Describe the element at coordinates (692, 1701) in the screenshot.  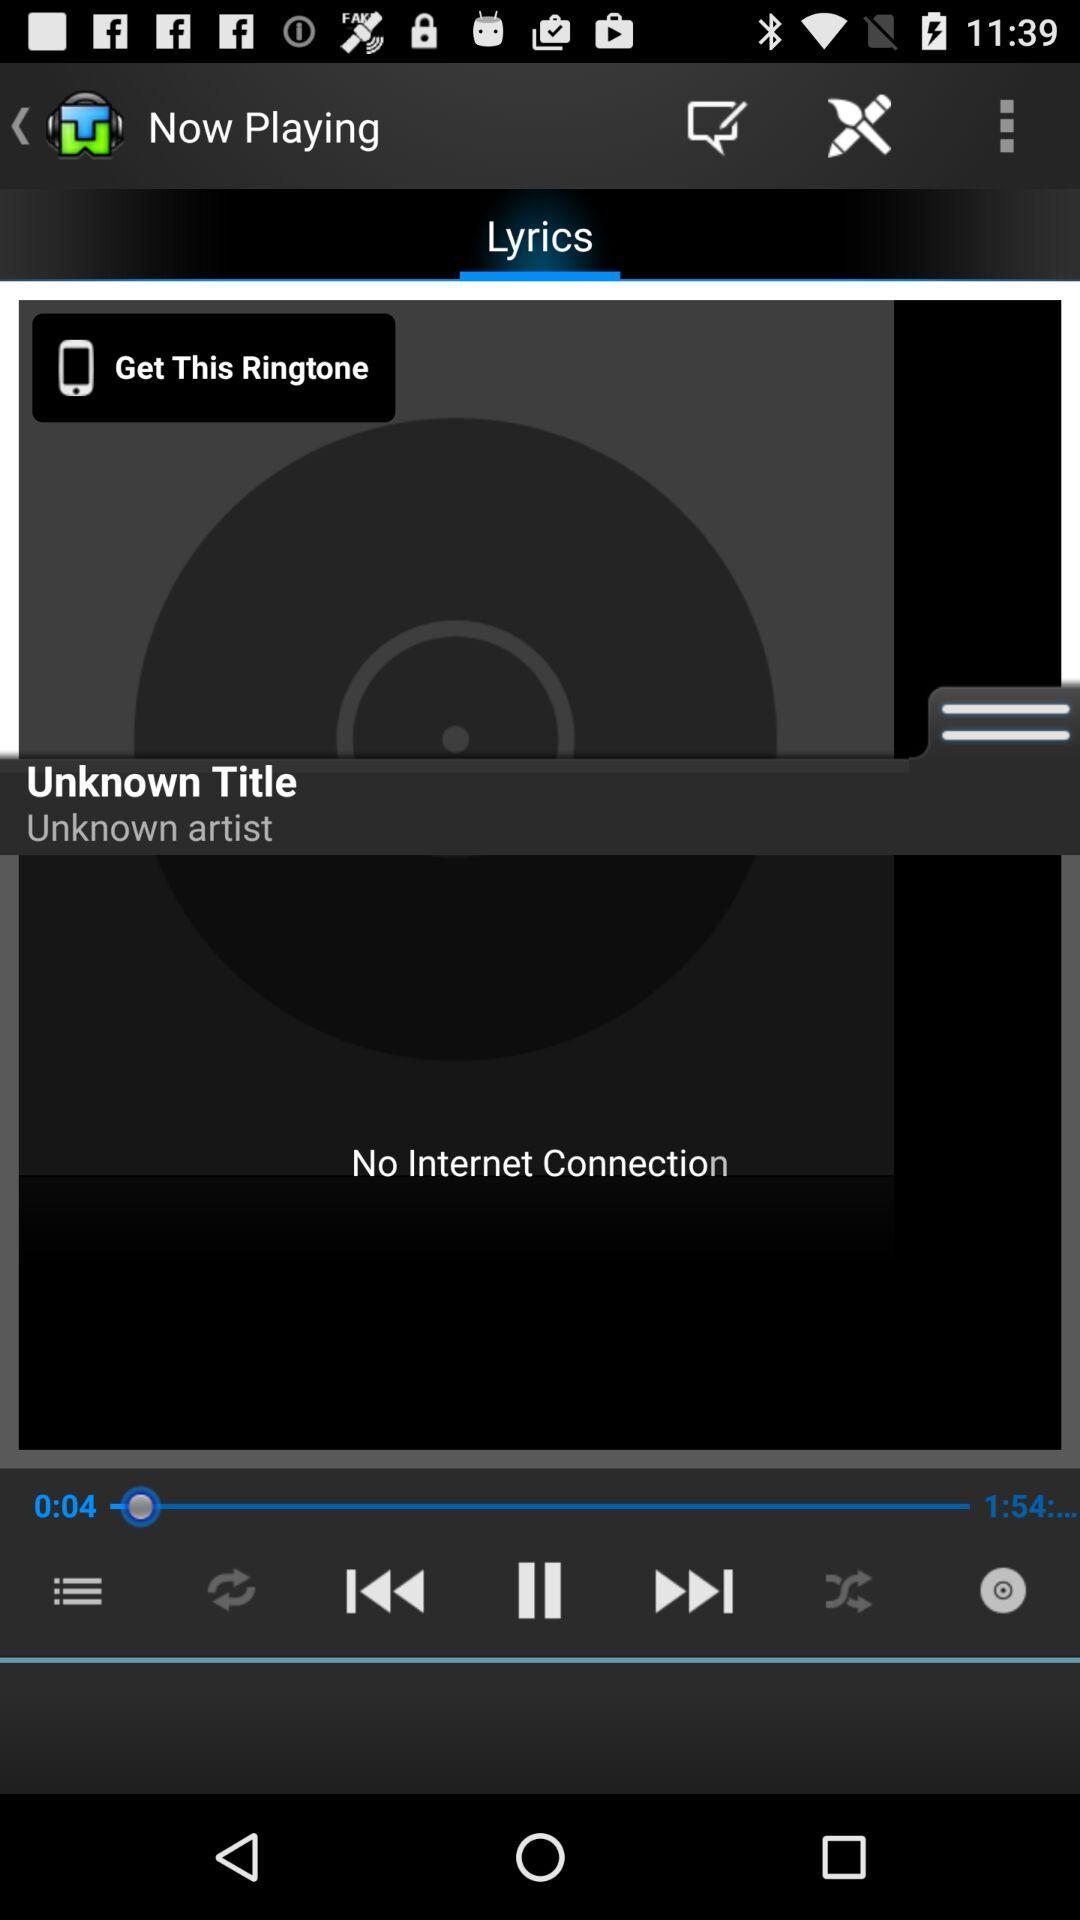
I see `the skip_next icon` at that location.